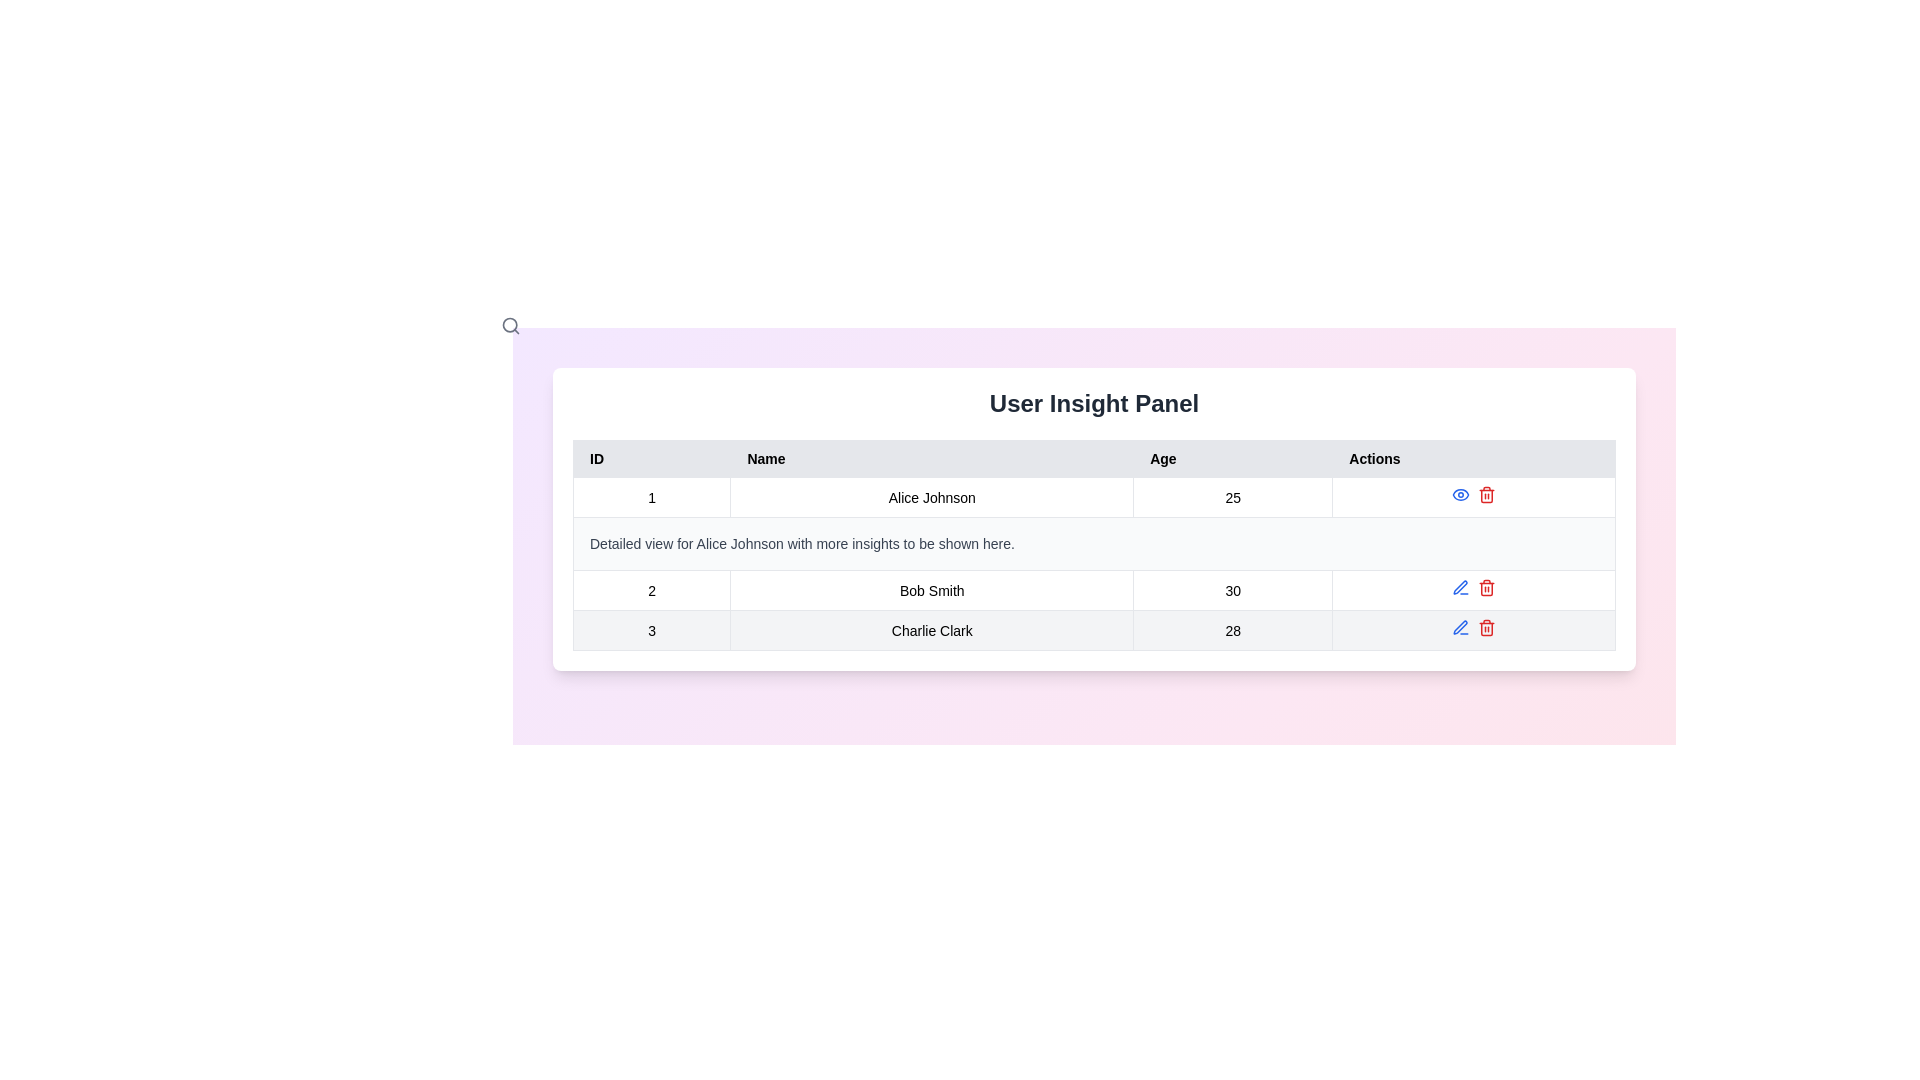 This screenshot has width=1920, height=1080. What do you see at coordinates (931, 630) in the screenshot?
I see `the second cell` at bounding box center [931, 630].